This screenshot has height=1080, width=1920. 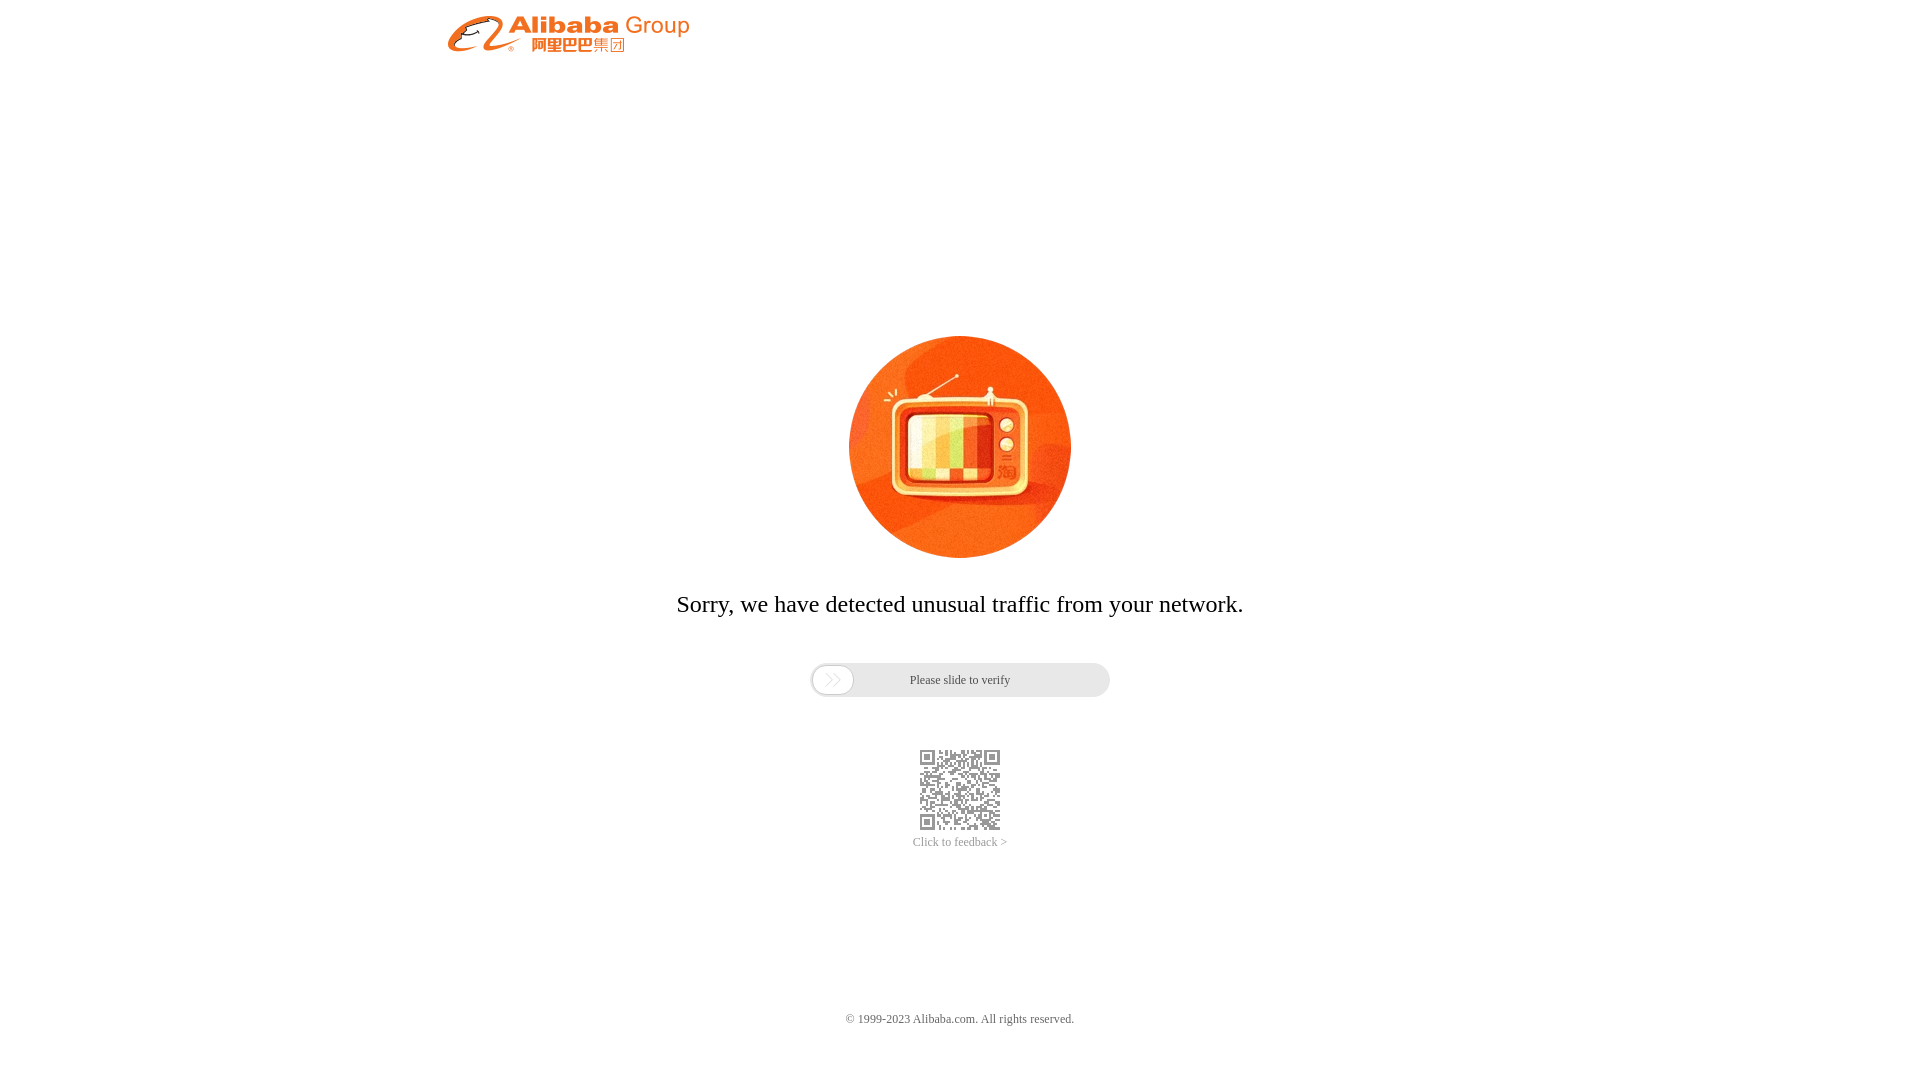 What do you see at coordinates (960, 842) in the screenshot?
I see `'Click to feedback >'` at bounding box center [960, 842].